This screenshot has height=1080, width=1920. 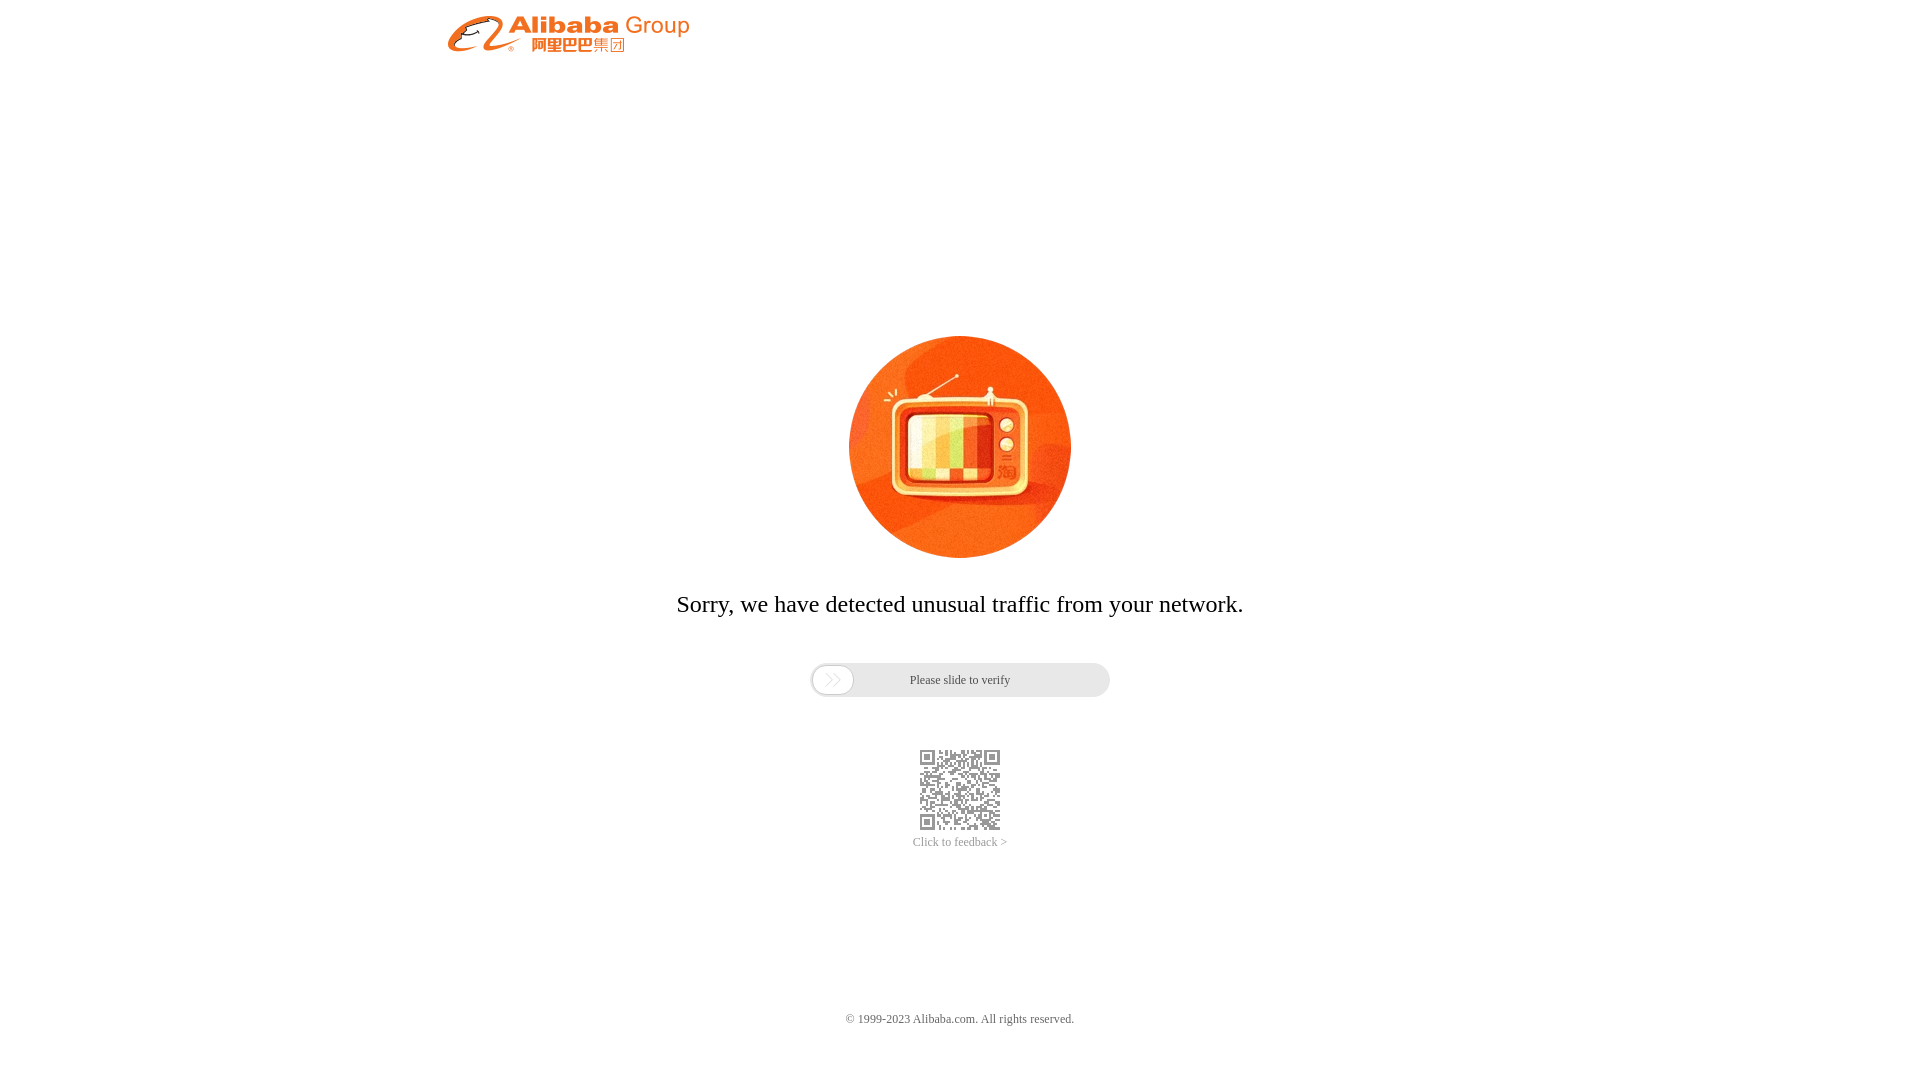 What do you see at coordinates (960, 842) in the screenshot?
I see `'Click to feedback >'` at bounding box center [960, 842].